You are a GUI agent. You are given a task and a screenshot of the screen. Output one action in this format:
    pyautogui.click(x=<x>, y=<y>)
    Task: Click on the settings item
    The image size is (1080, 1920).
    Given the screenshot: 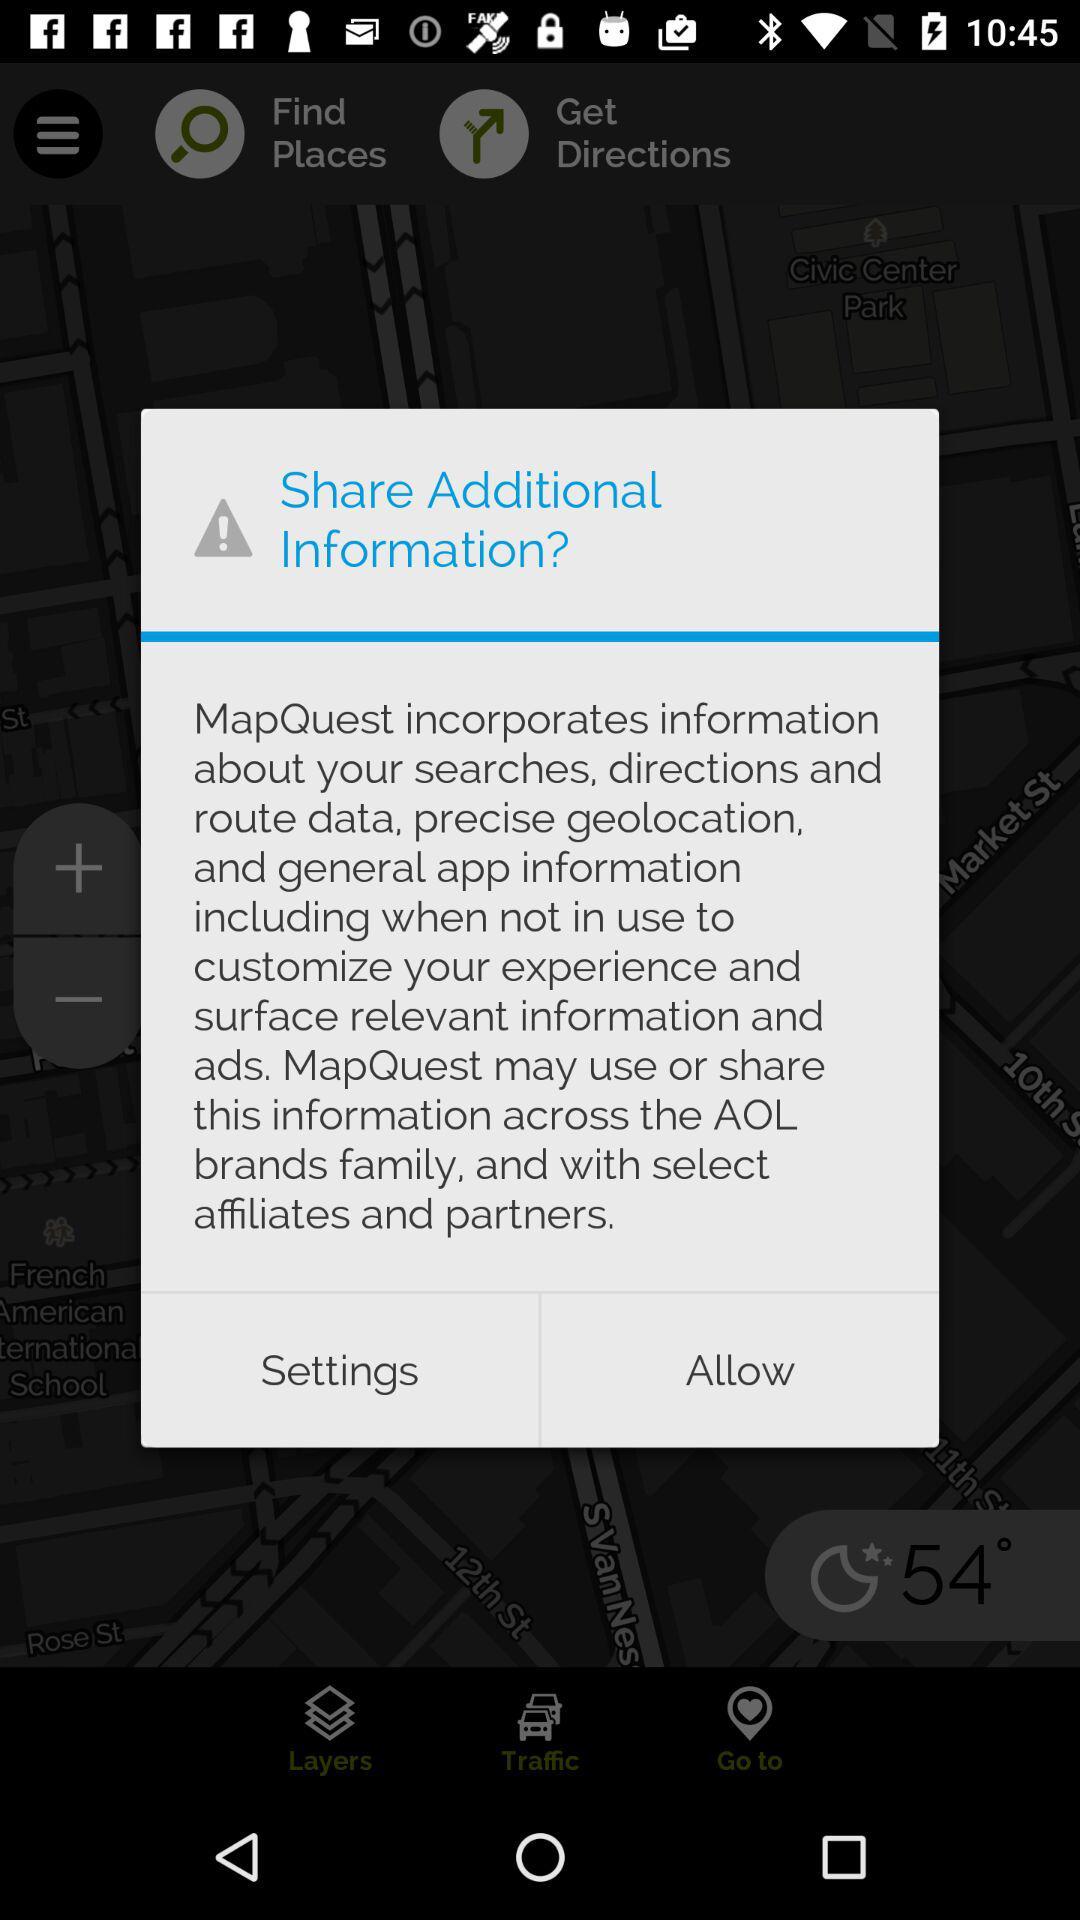 What is the action you would take?
    pyautogui.click(x=338, y=1369)
    